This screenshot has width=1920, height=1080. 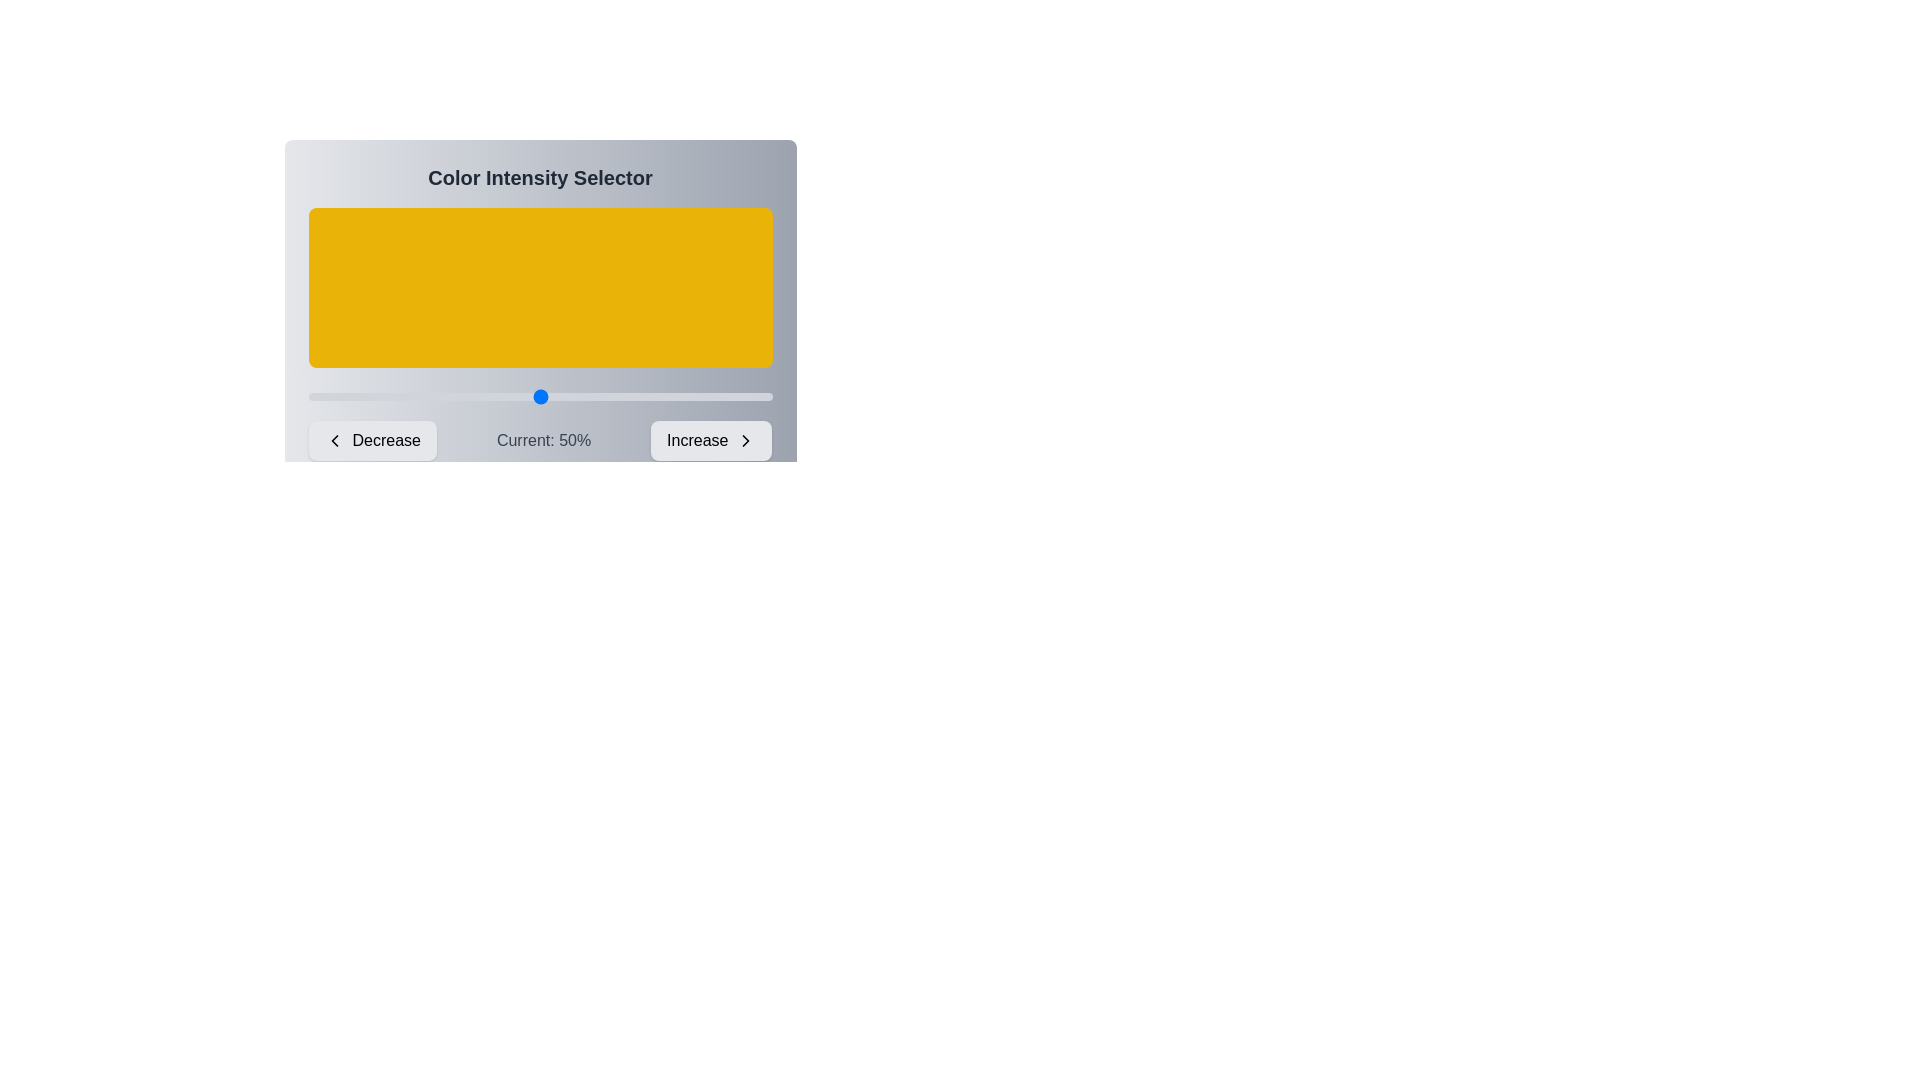 I want to click on color intensity, so click(x=512, y=397).